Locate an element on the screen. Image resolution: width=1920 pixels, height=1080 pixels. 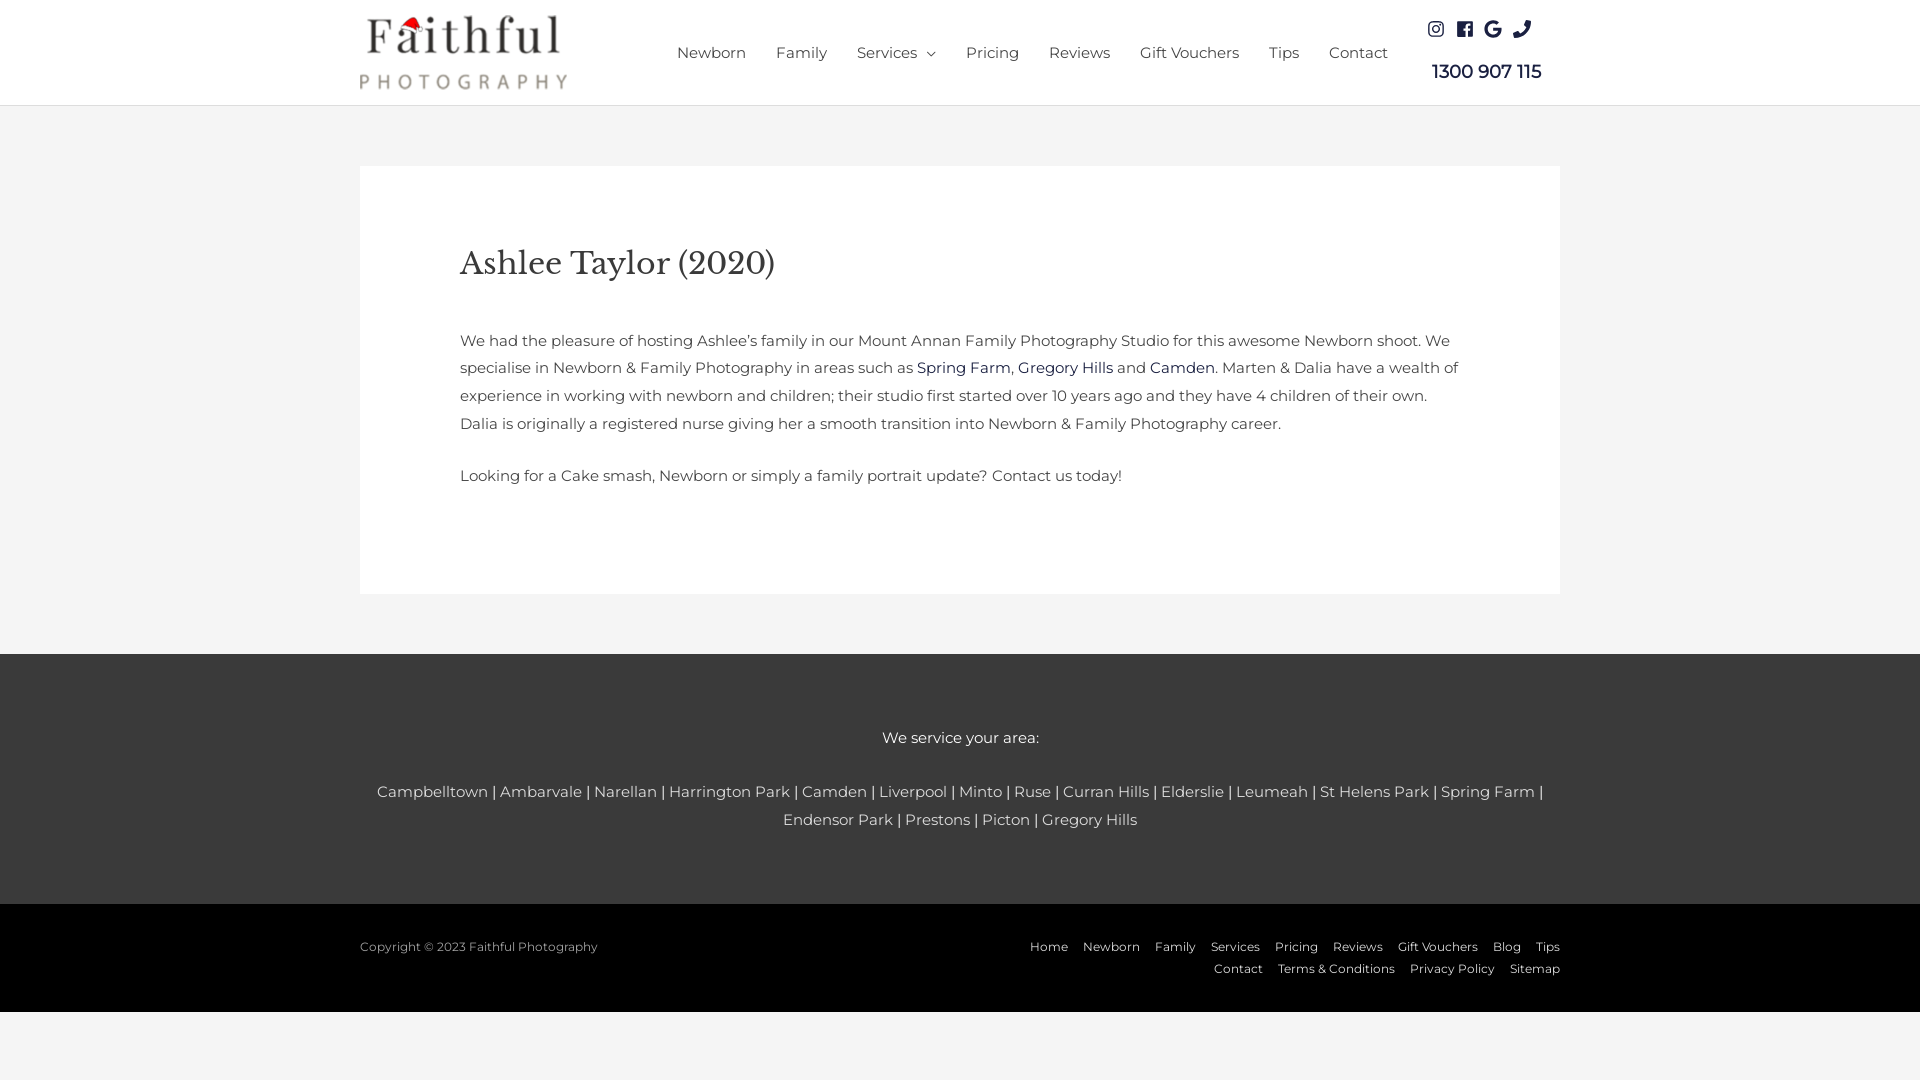
'Family' is located at coordinates (1169, 945).